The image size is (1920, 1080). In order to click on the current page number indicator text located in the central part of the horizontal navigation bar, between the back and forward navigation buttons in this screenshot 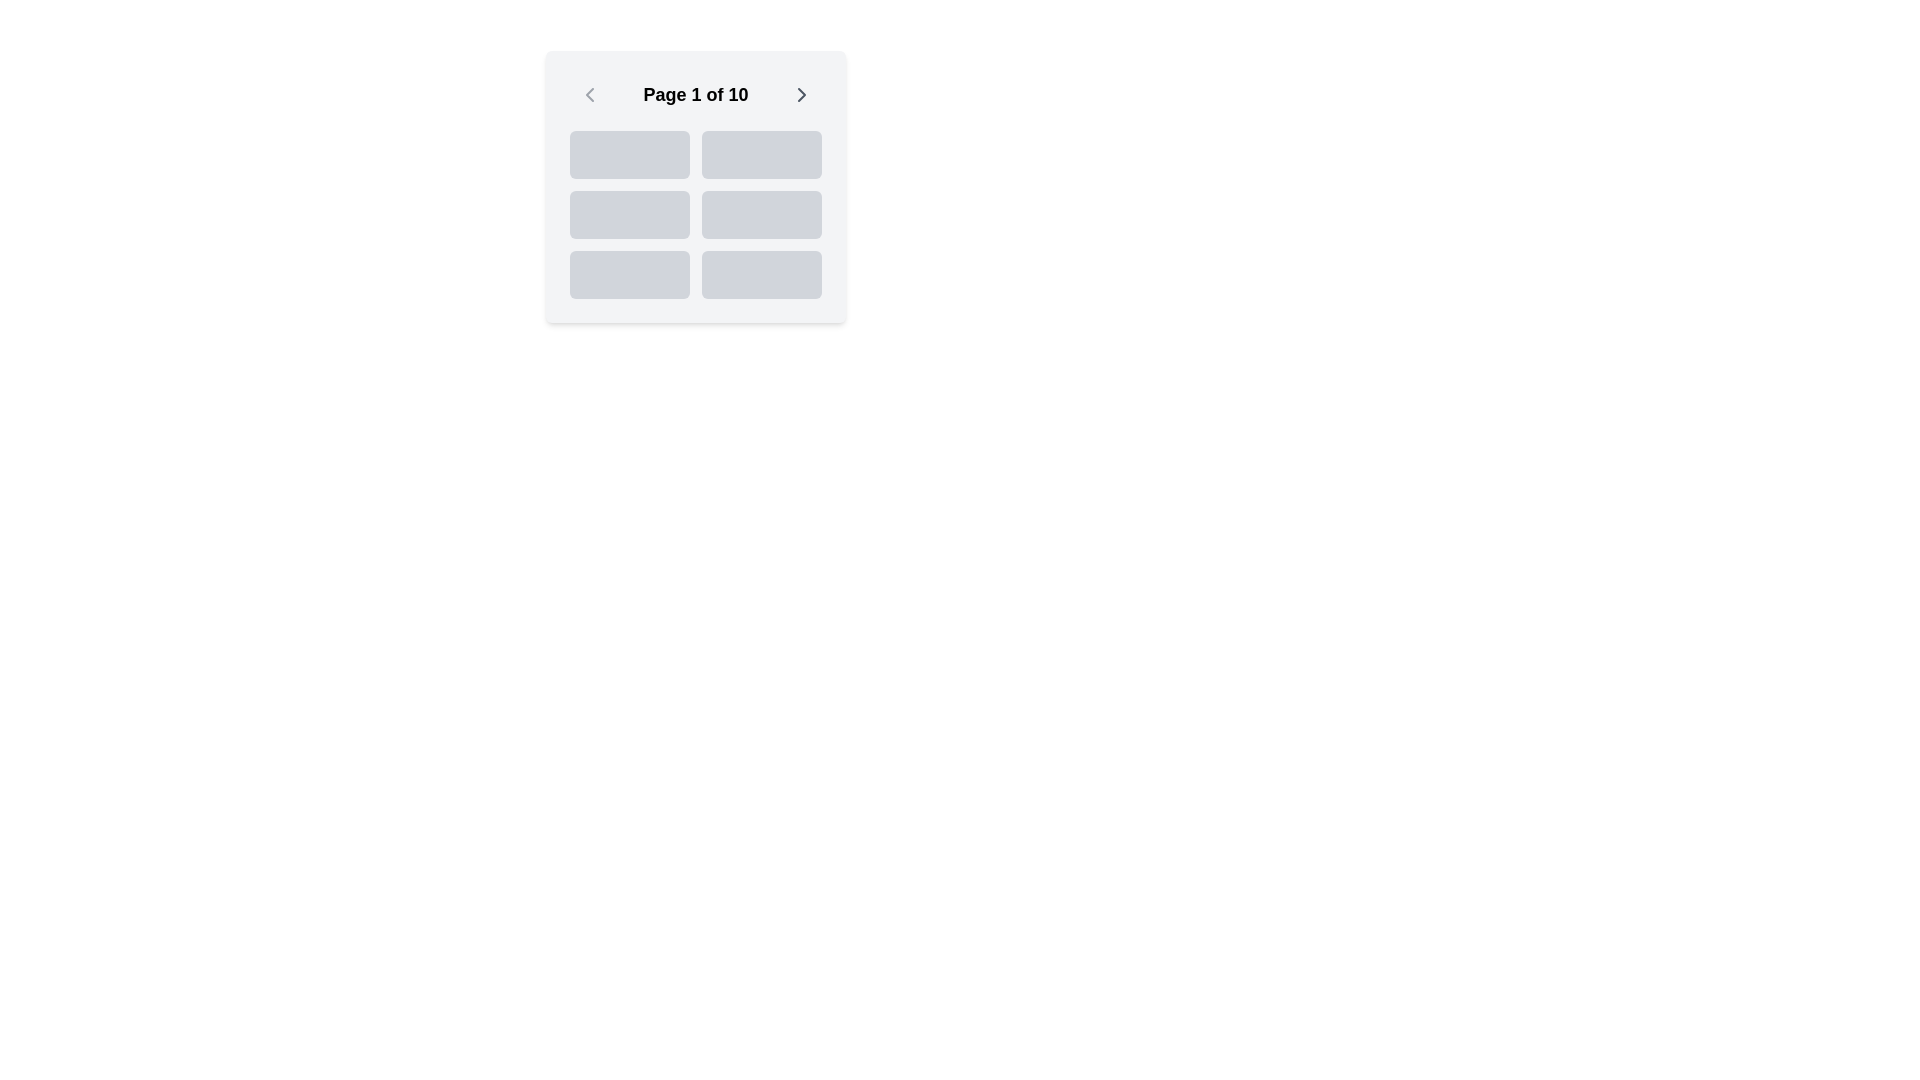, I will do `click(696, 95)`.